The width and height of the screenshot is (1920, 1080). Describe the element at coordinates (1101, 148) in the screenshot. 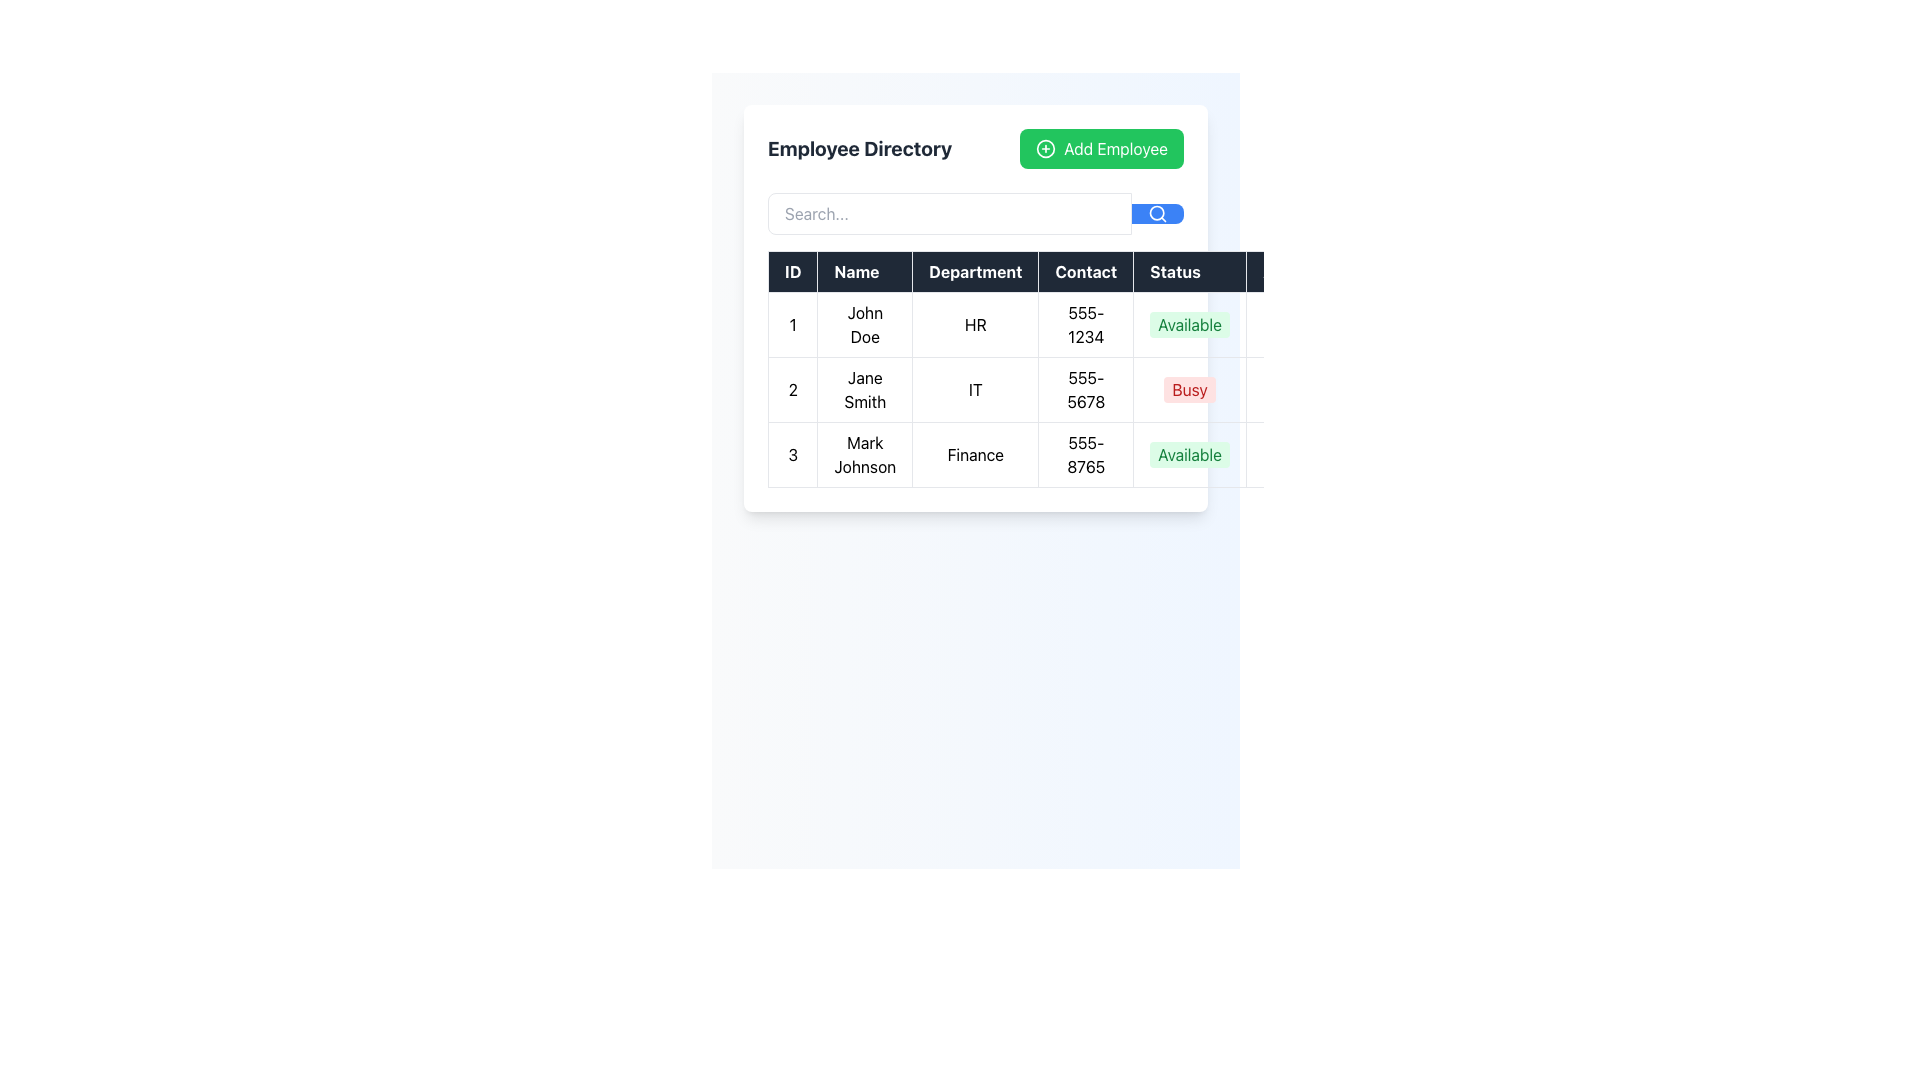

I see `the 'Add Employee' button, which has a green background and white text, located to the right of the 'Employee Directory' text in the header section` at that location.